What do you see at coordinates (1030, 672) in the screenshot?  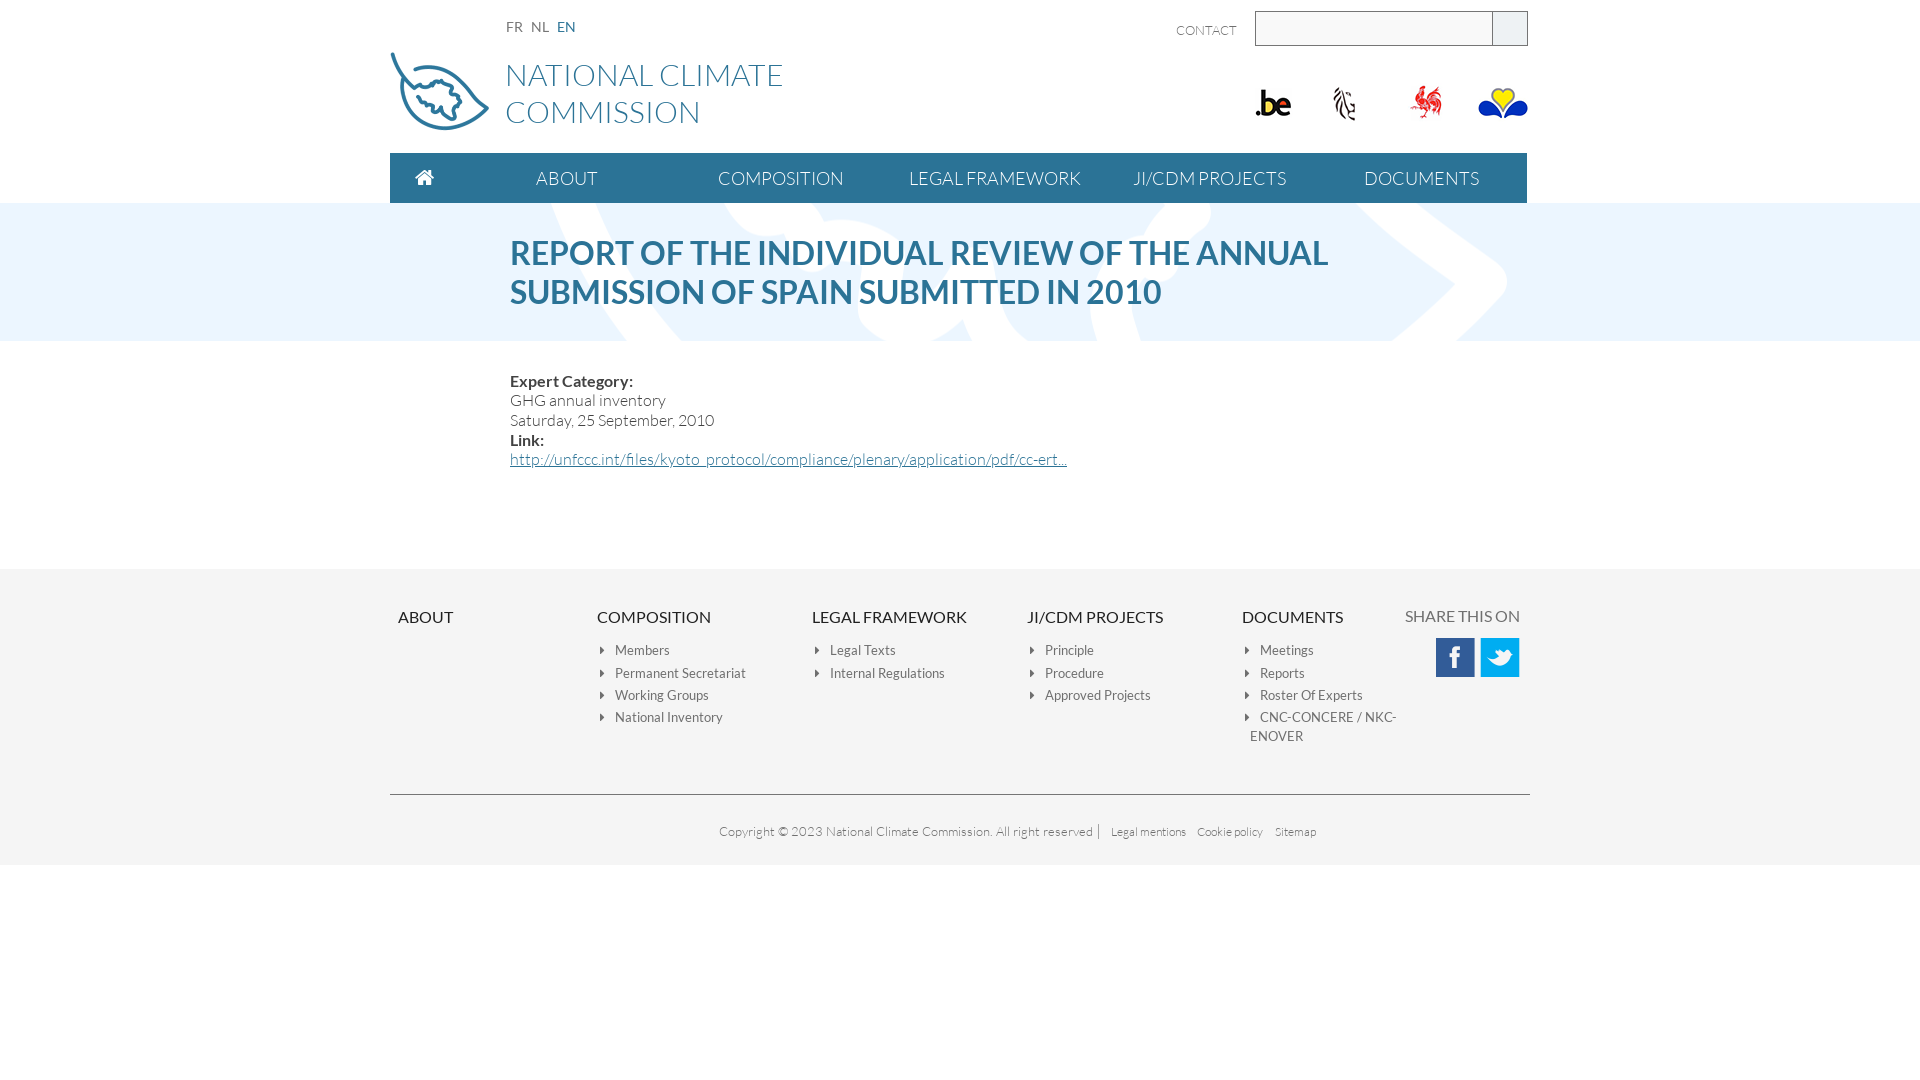 I see `'Procedure'` at bounding box center [1030, 672].